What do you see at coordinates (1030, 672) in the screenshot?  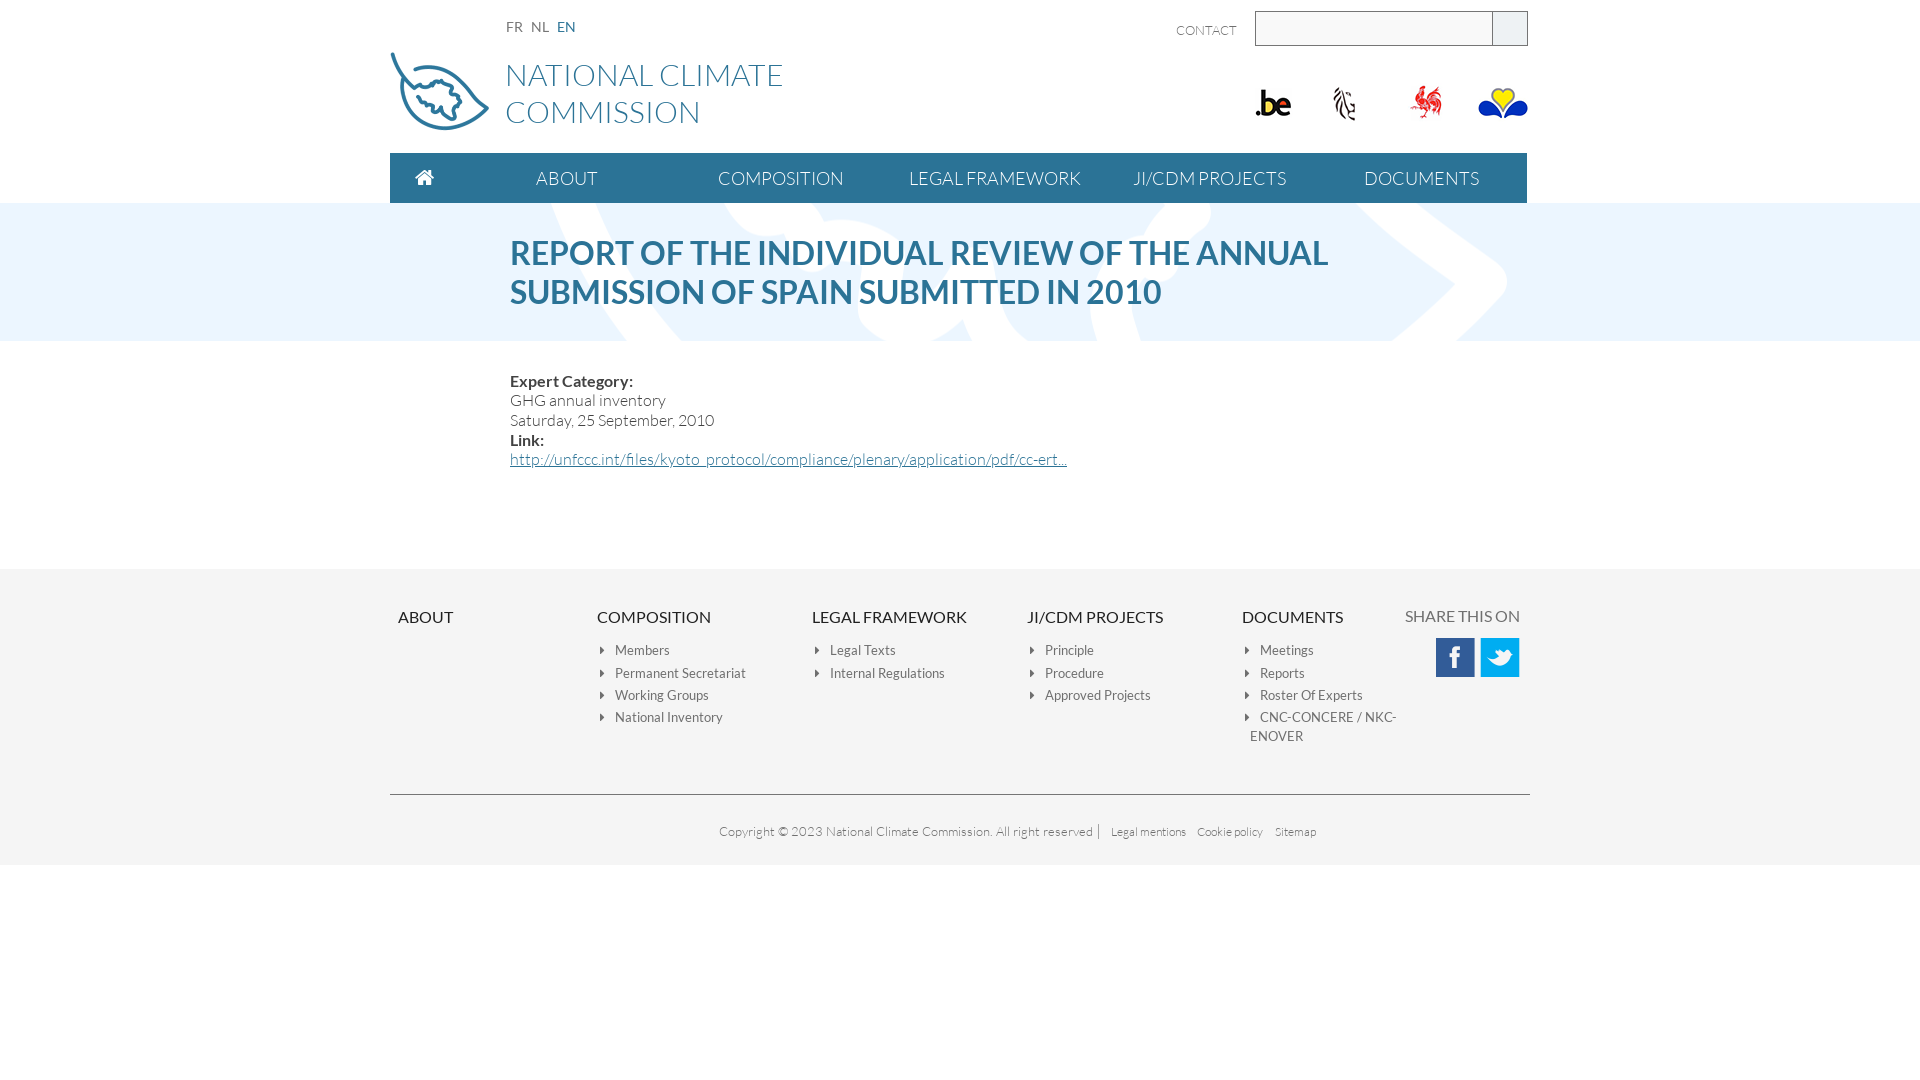 I see `'Procedure'` at bounding box center [1030, 672].